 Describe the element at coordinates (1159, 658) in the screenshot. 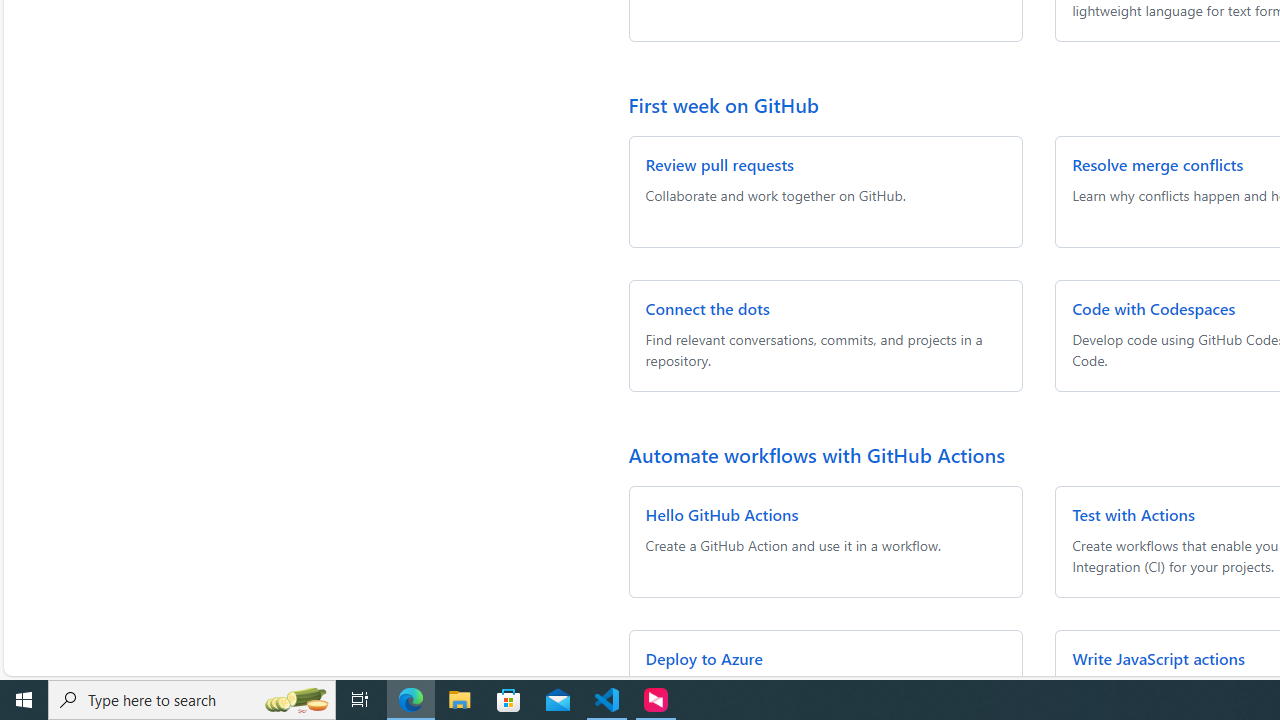

I see `'Write JavaScript actions'` at that location.